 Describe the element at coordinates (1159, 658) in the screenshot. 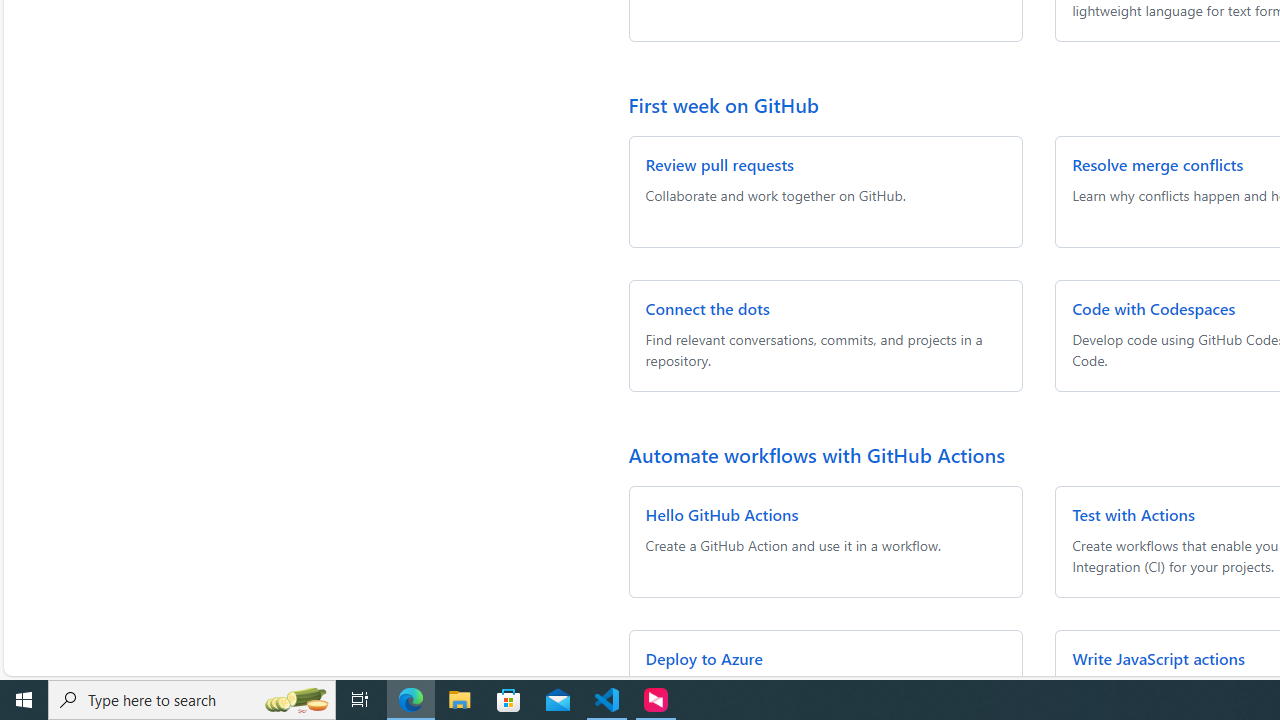

I see `'Write JavaScript actions'` at that location.